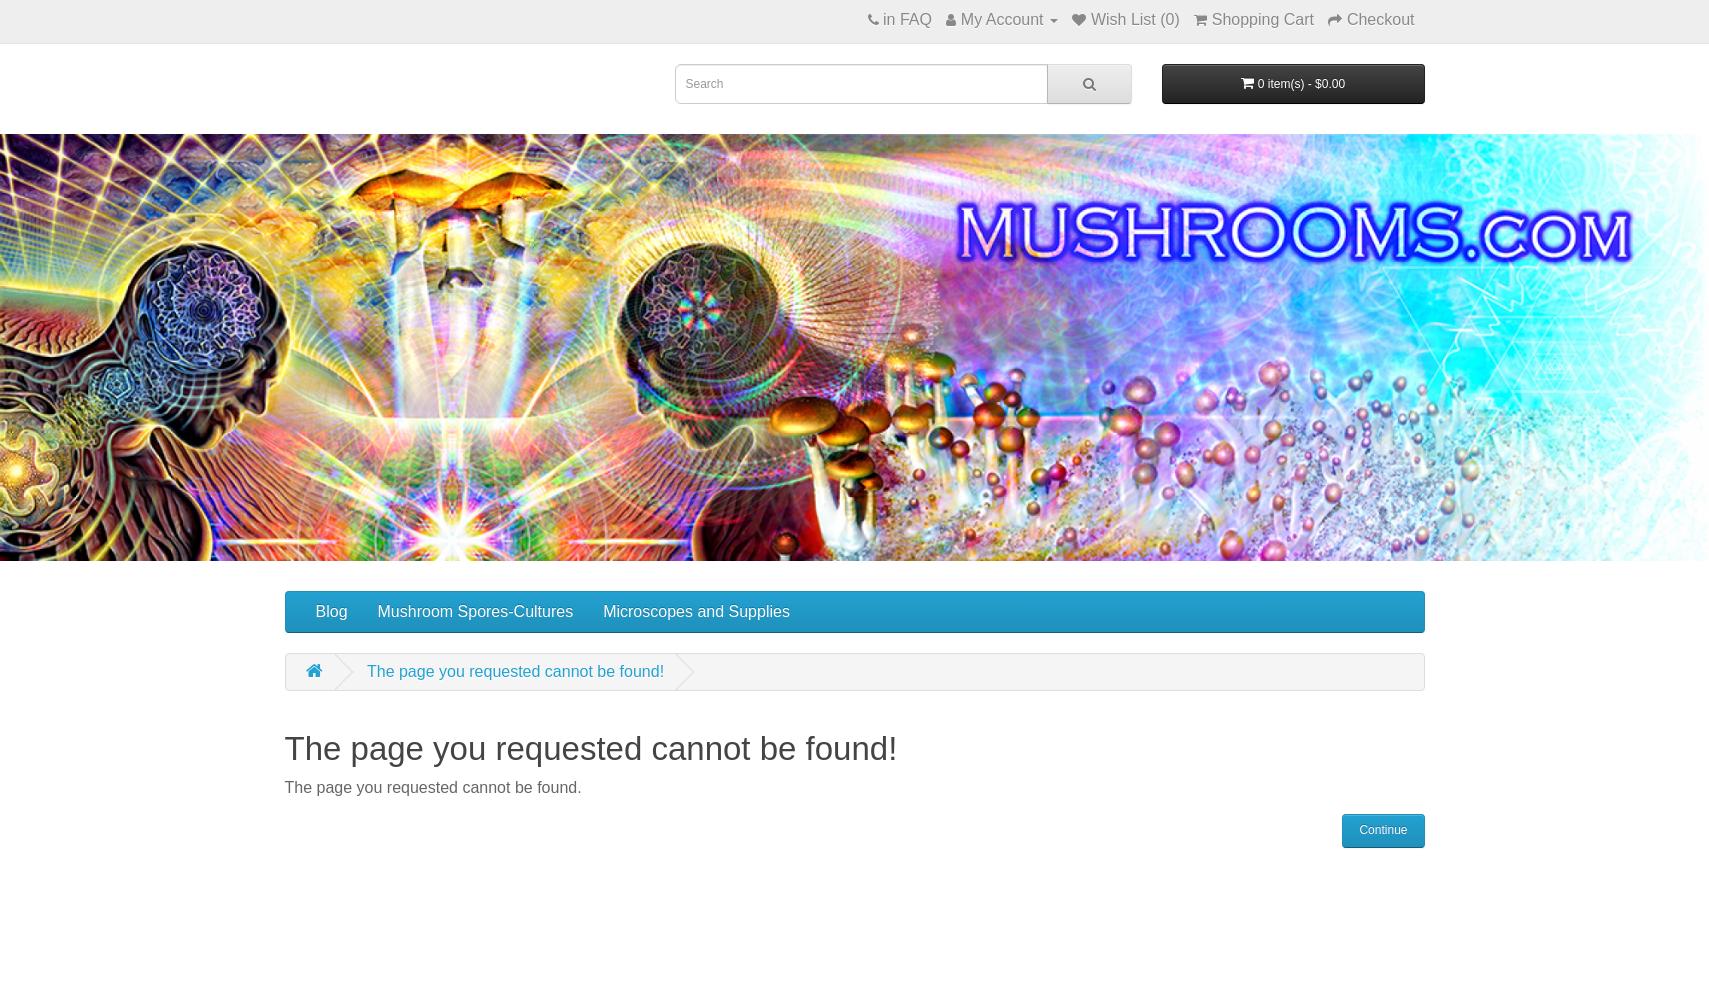  What do you see at coordinates (695, 610) in the screenshot?
I see `'Microscopes and Supplies'` at bounding box center [695, 610].